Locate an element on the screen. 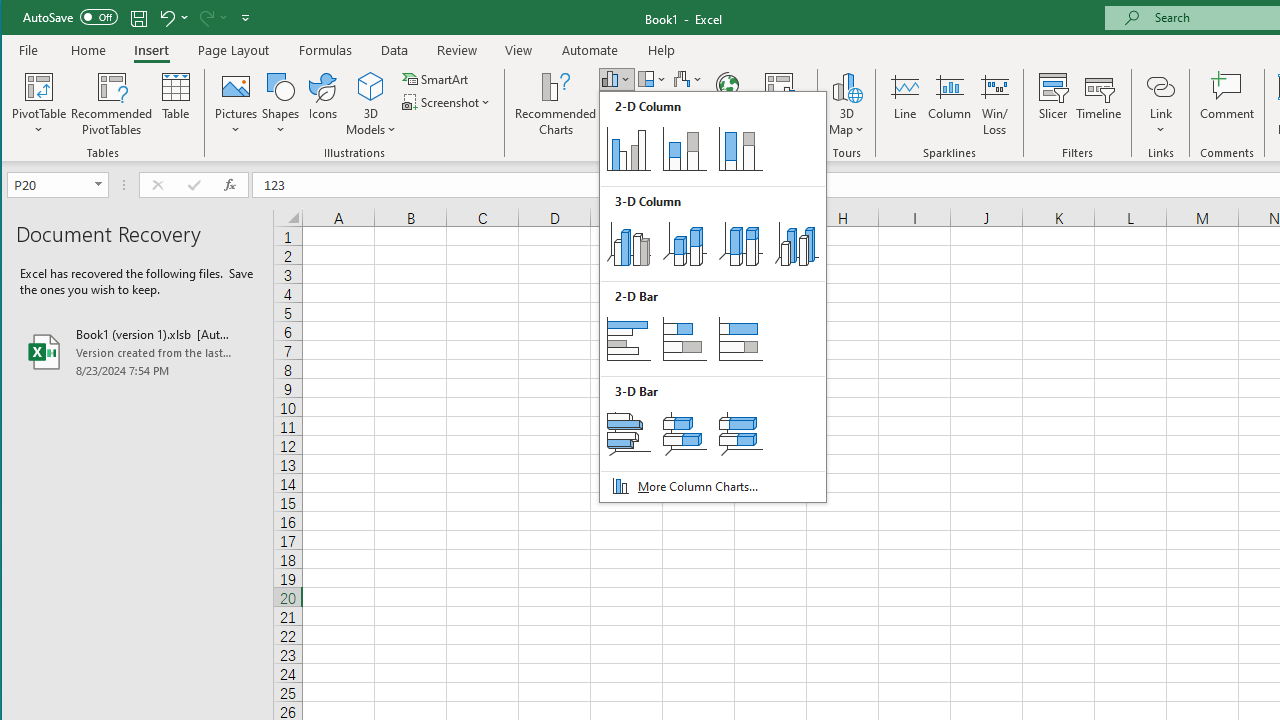  'Insert' is located at coordinates (150, 49).